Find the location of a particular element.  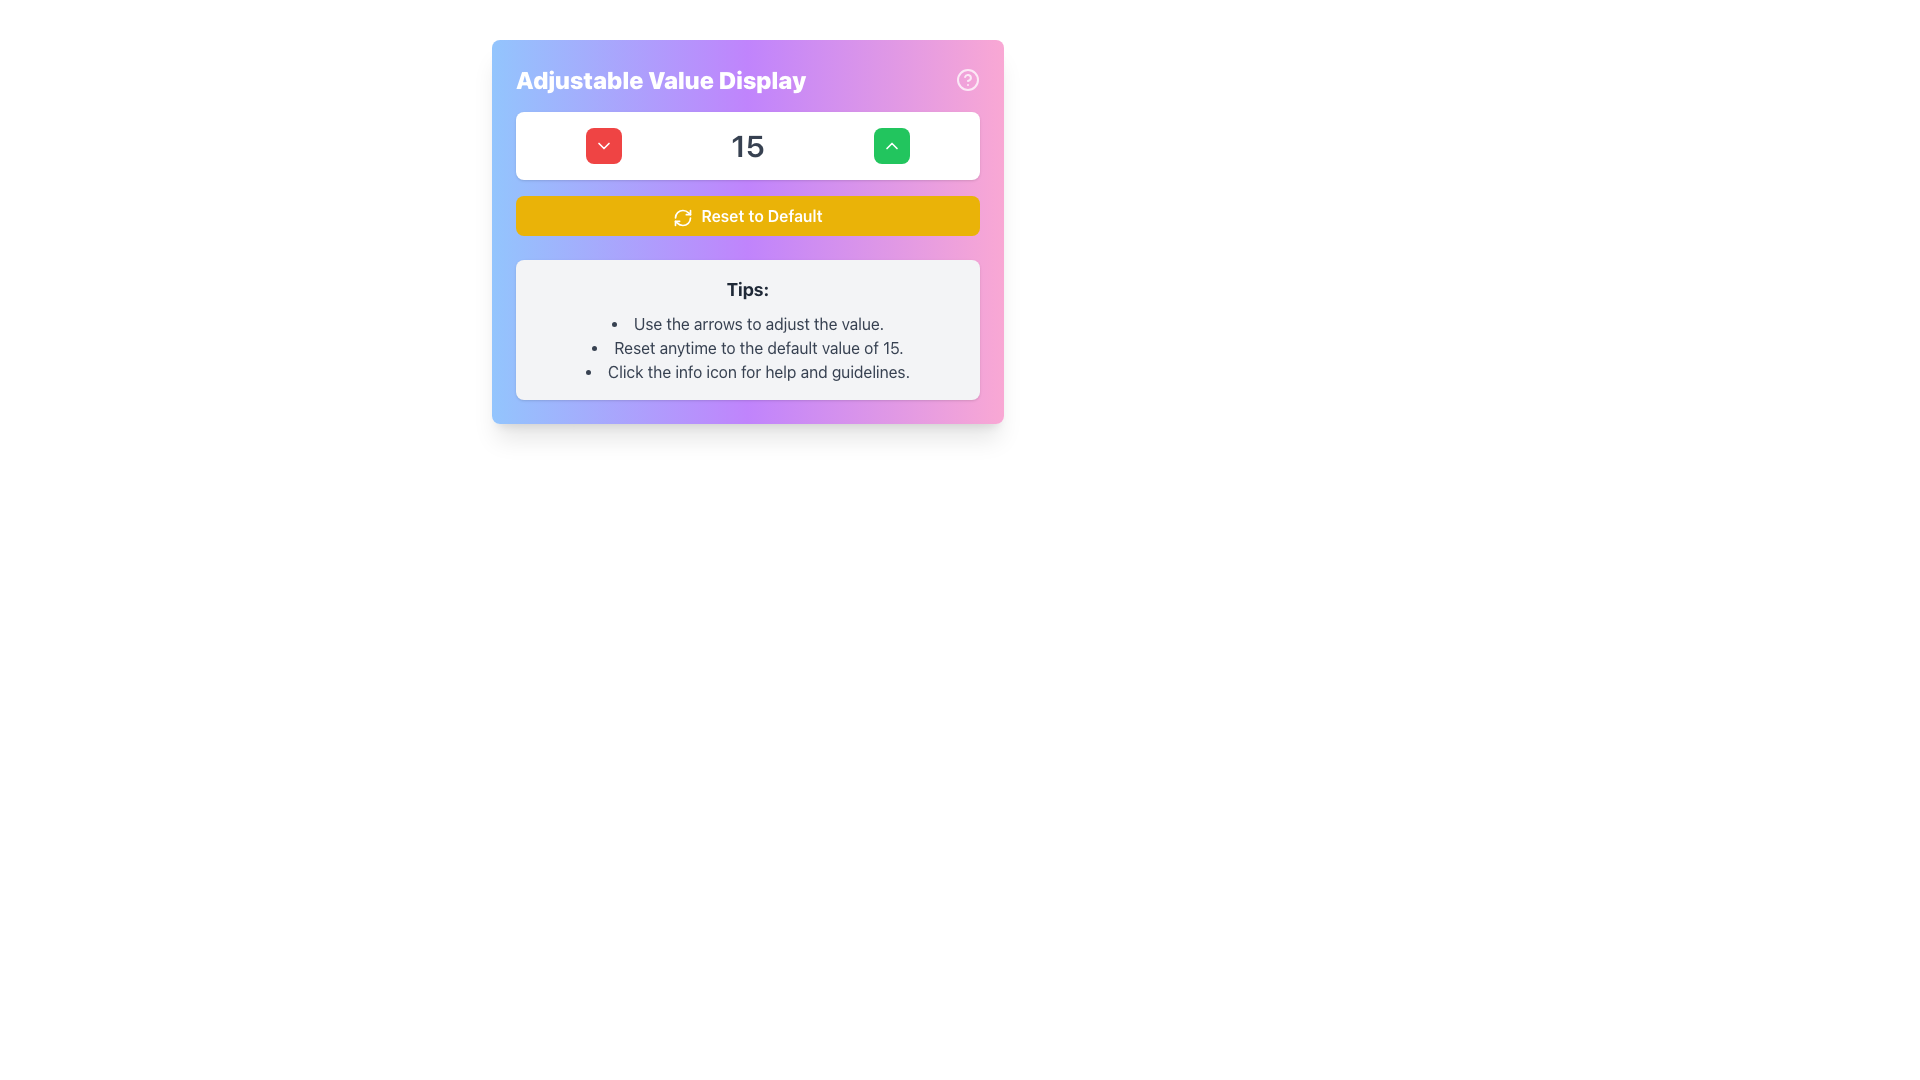

the interactive help icon button located in the top-right corner of the 'Adjustable Value Display' header to change its opacity is located at coordinates (968, 79).